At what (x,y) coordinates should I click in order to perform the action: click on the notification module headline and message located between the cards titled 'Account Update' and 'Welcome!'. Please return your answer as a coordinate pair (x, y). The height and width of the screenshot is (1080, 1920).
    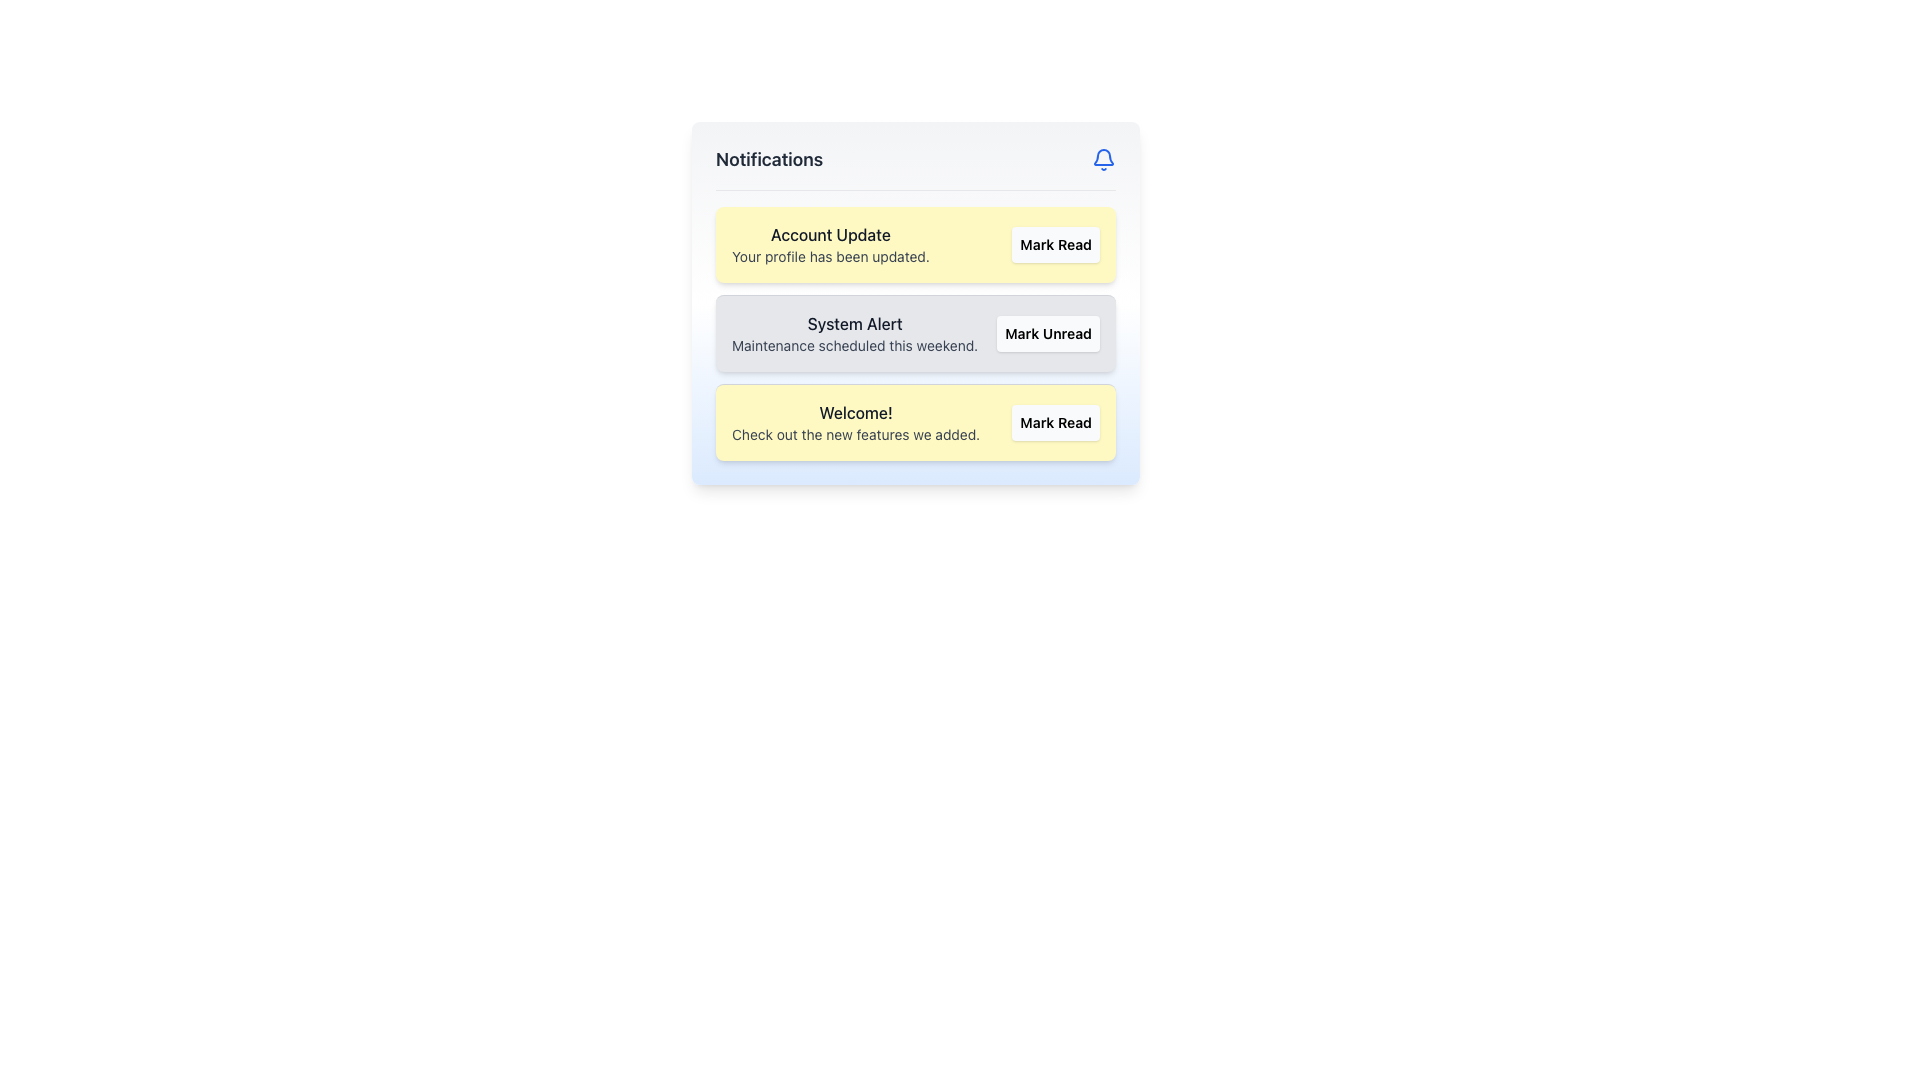
    Looking at the image, I should click on (855, 333).